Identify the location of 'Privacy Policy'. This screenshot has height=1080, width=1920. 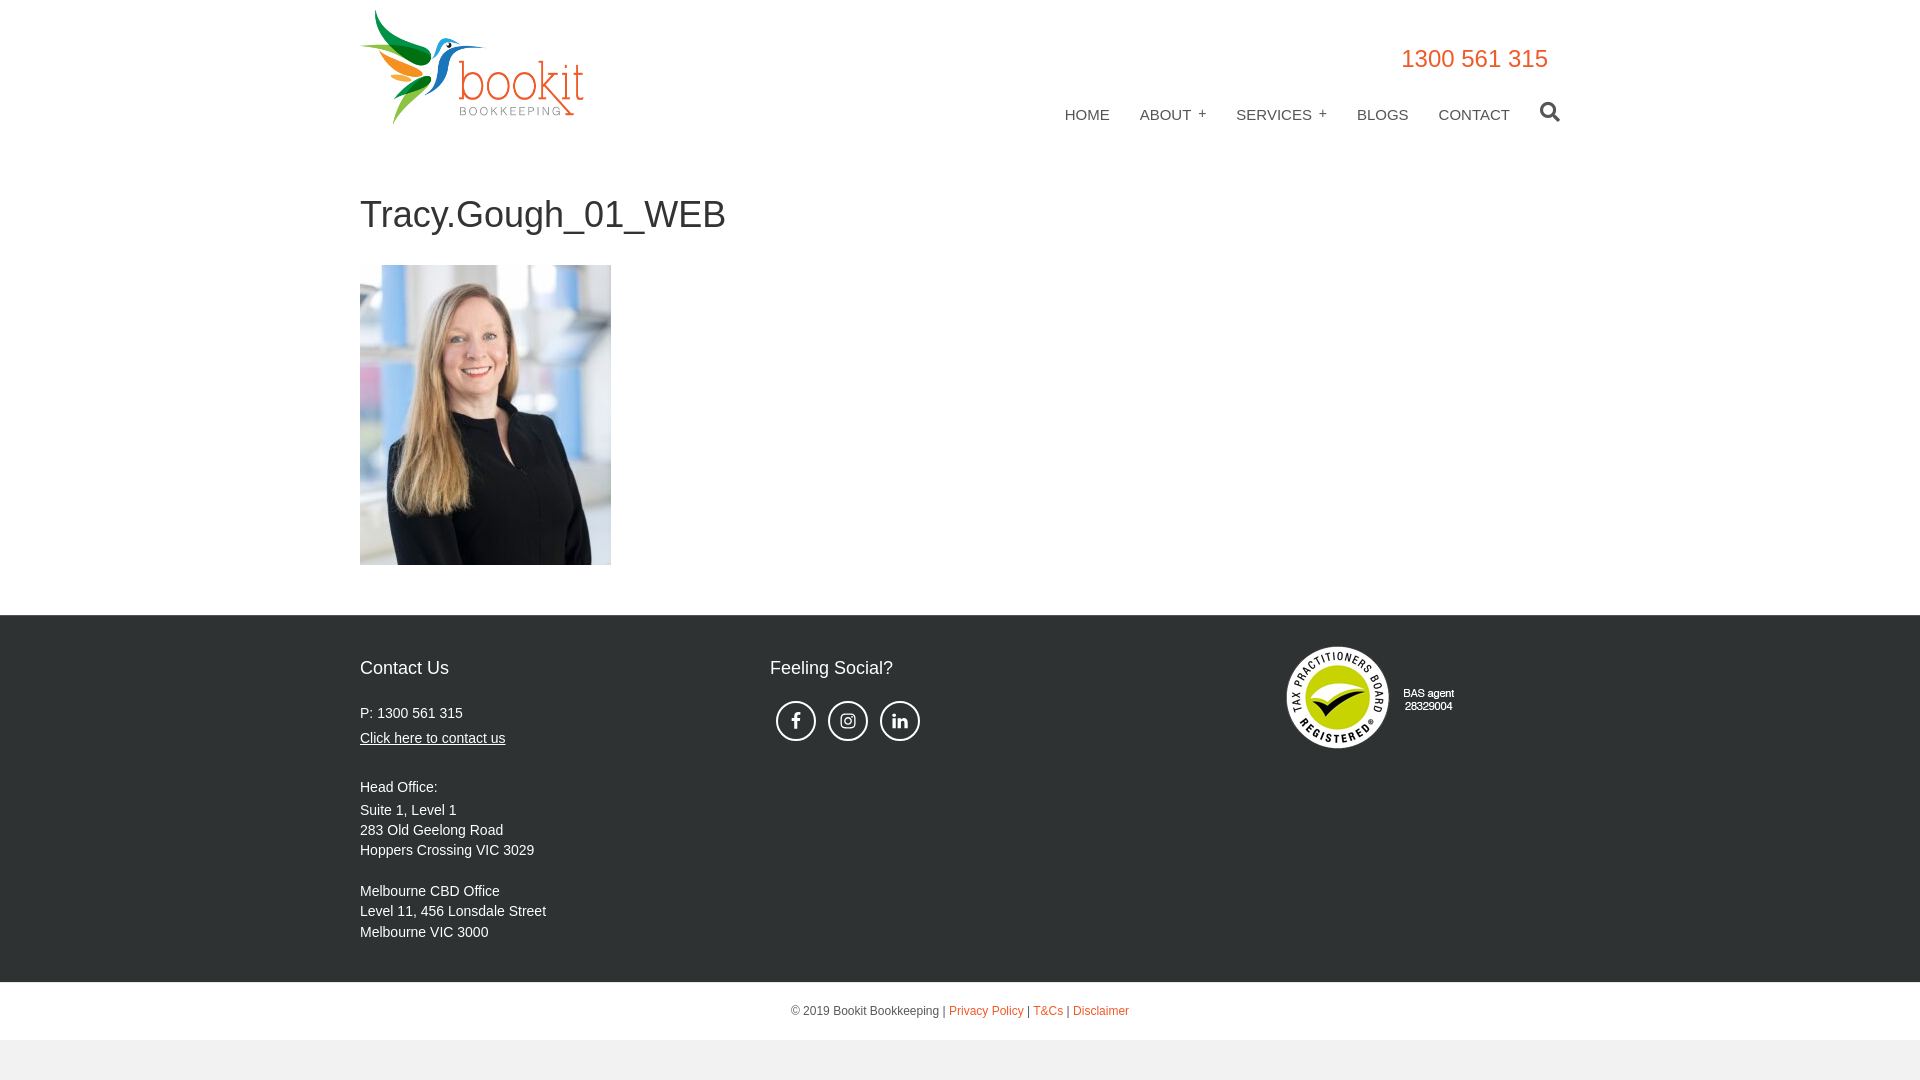
(986, 1010).